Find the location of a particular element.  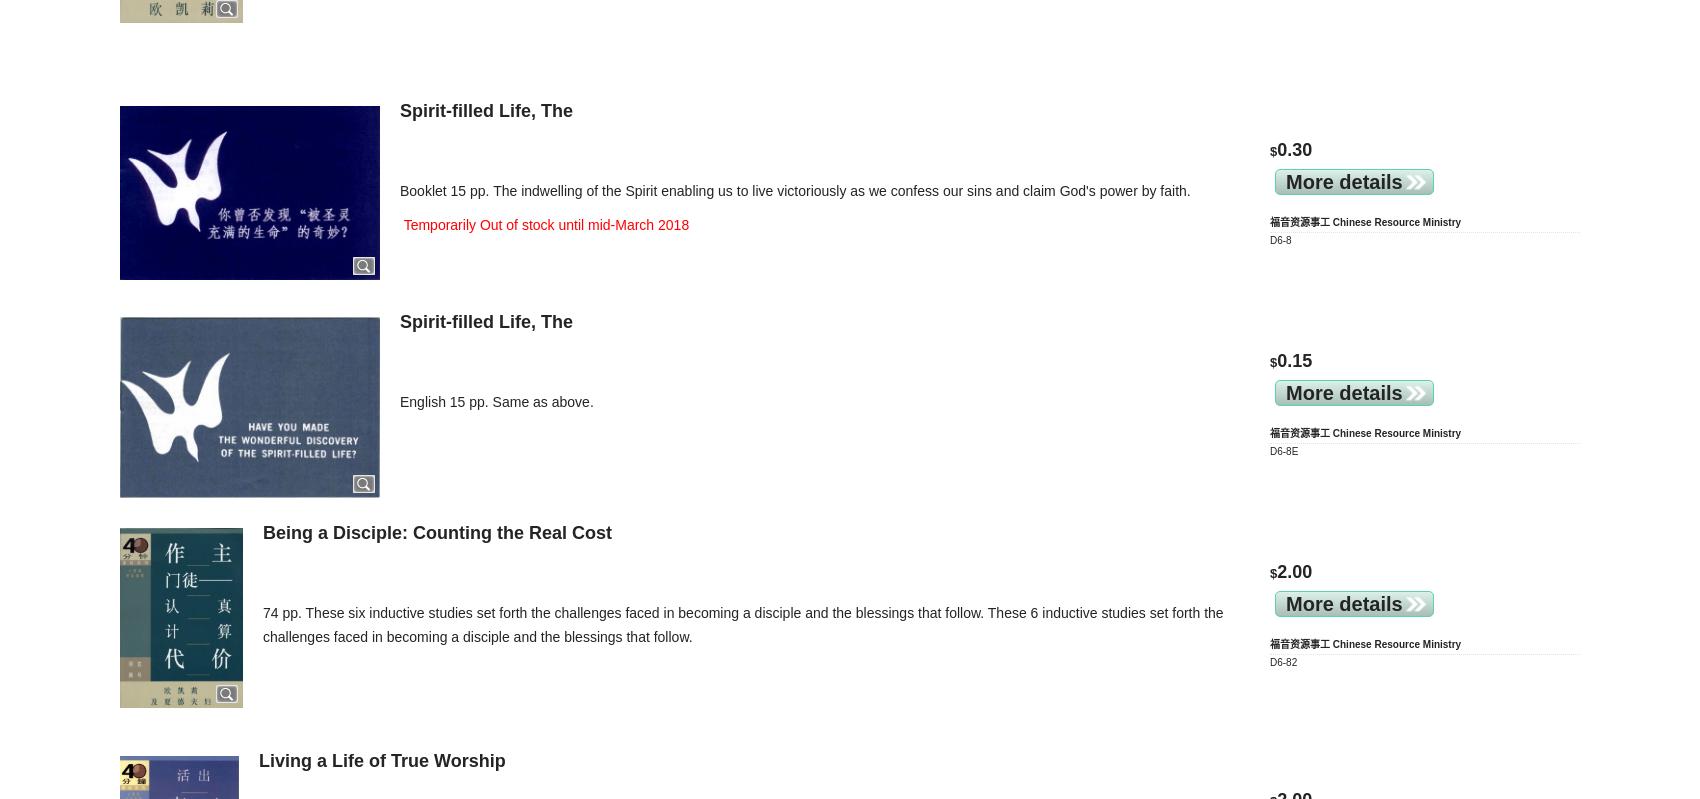

'English 15 pp. Same as above.' is located at coordinates (496, 400).